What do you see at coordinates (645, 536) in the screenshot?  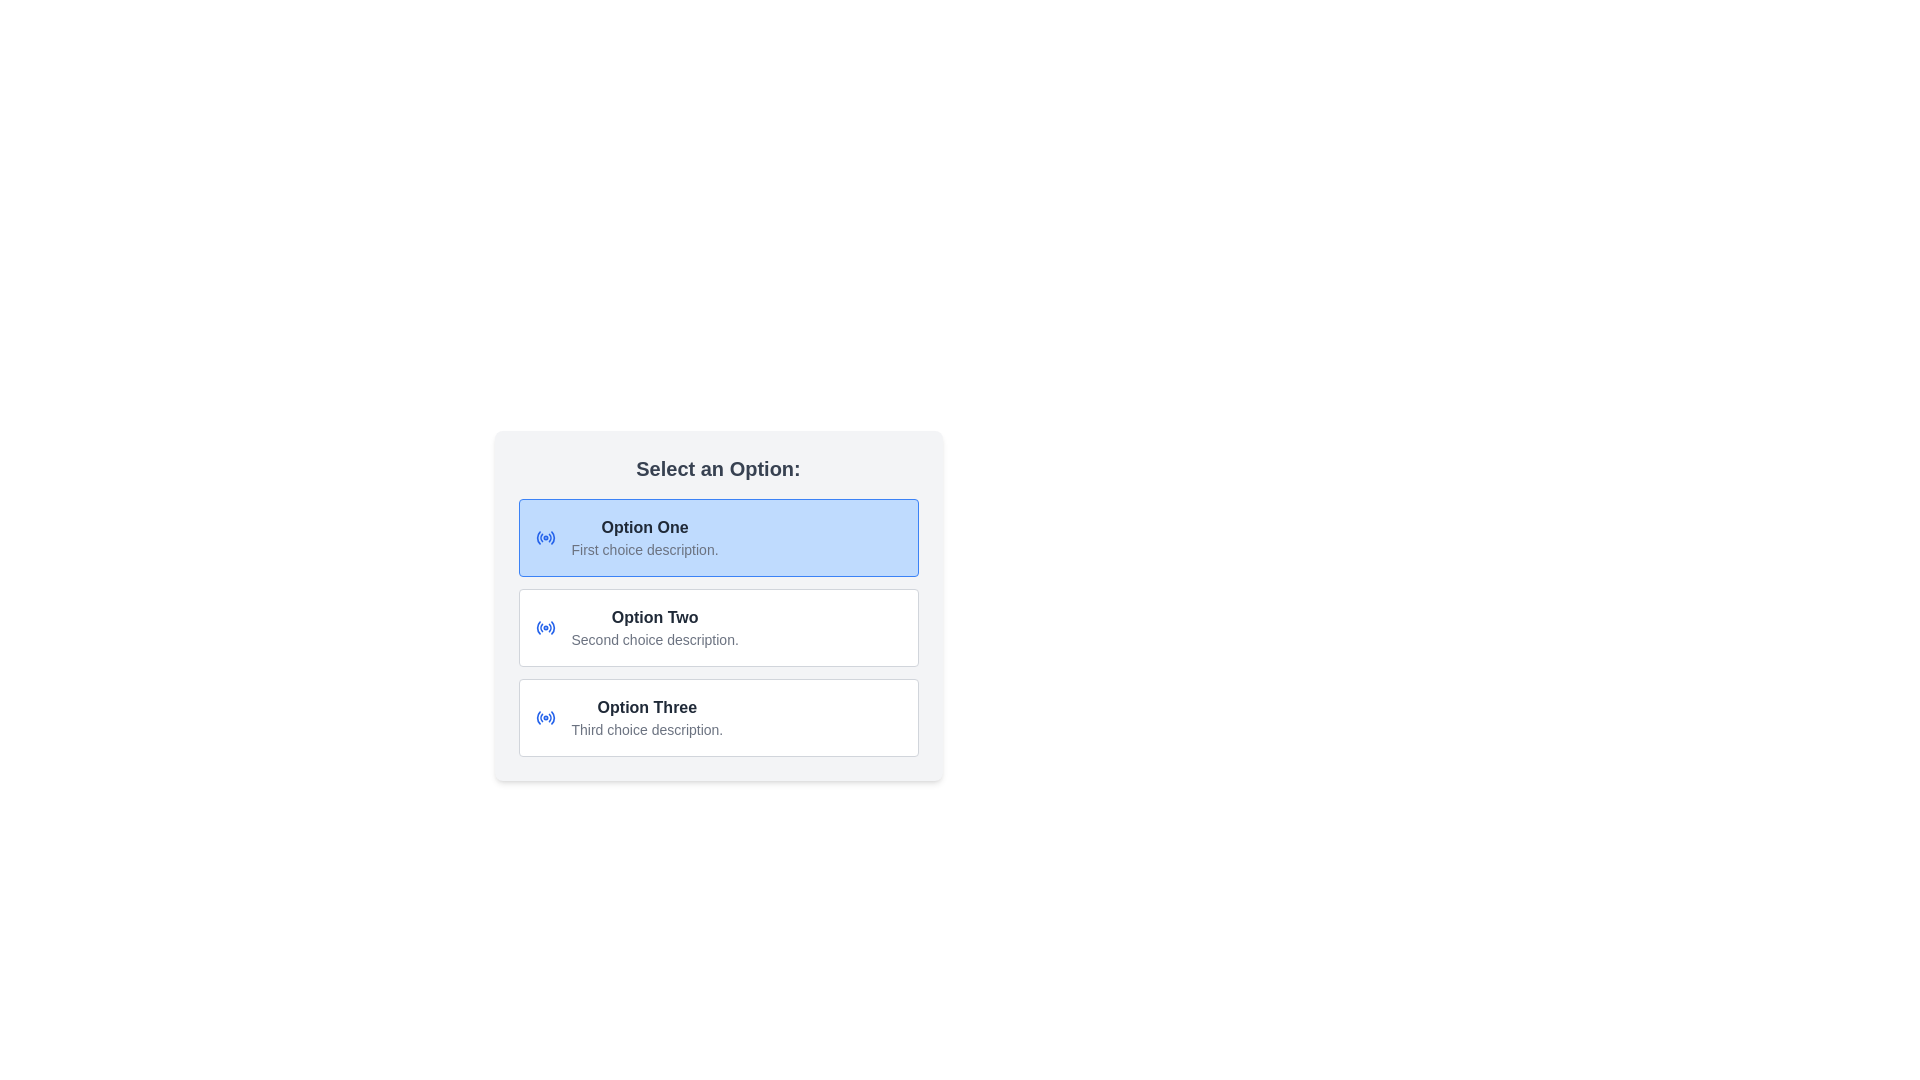 I see `the selectable option labeled 'Option One' that is the first in the list under the heading 'Select an Option:'` at bounding box center [645, 536].